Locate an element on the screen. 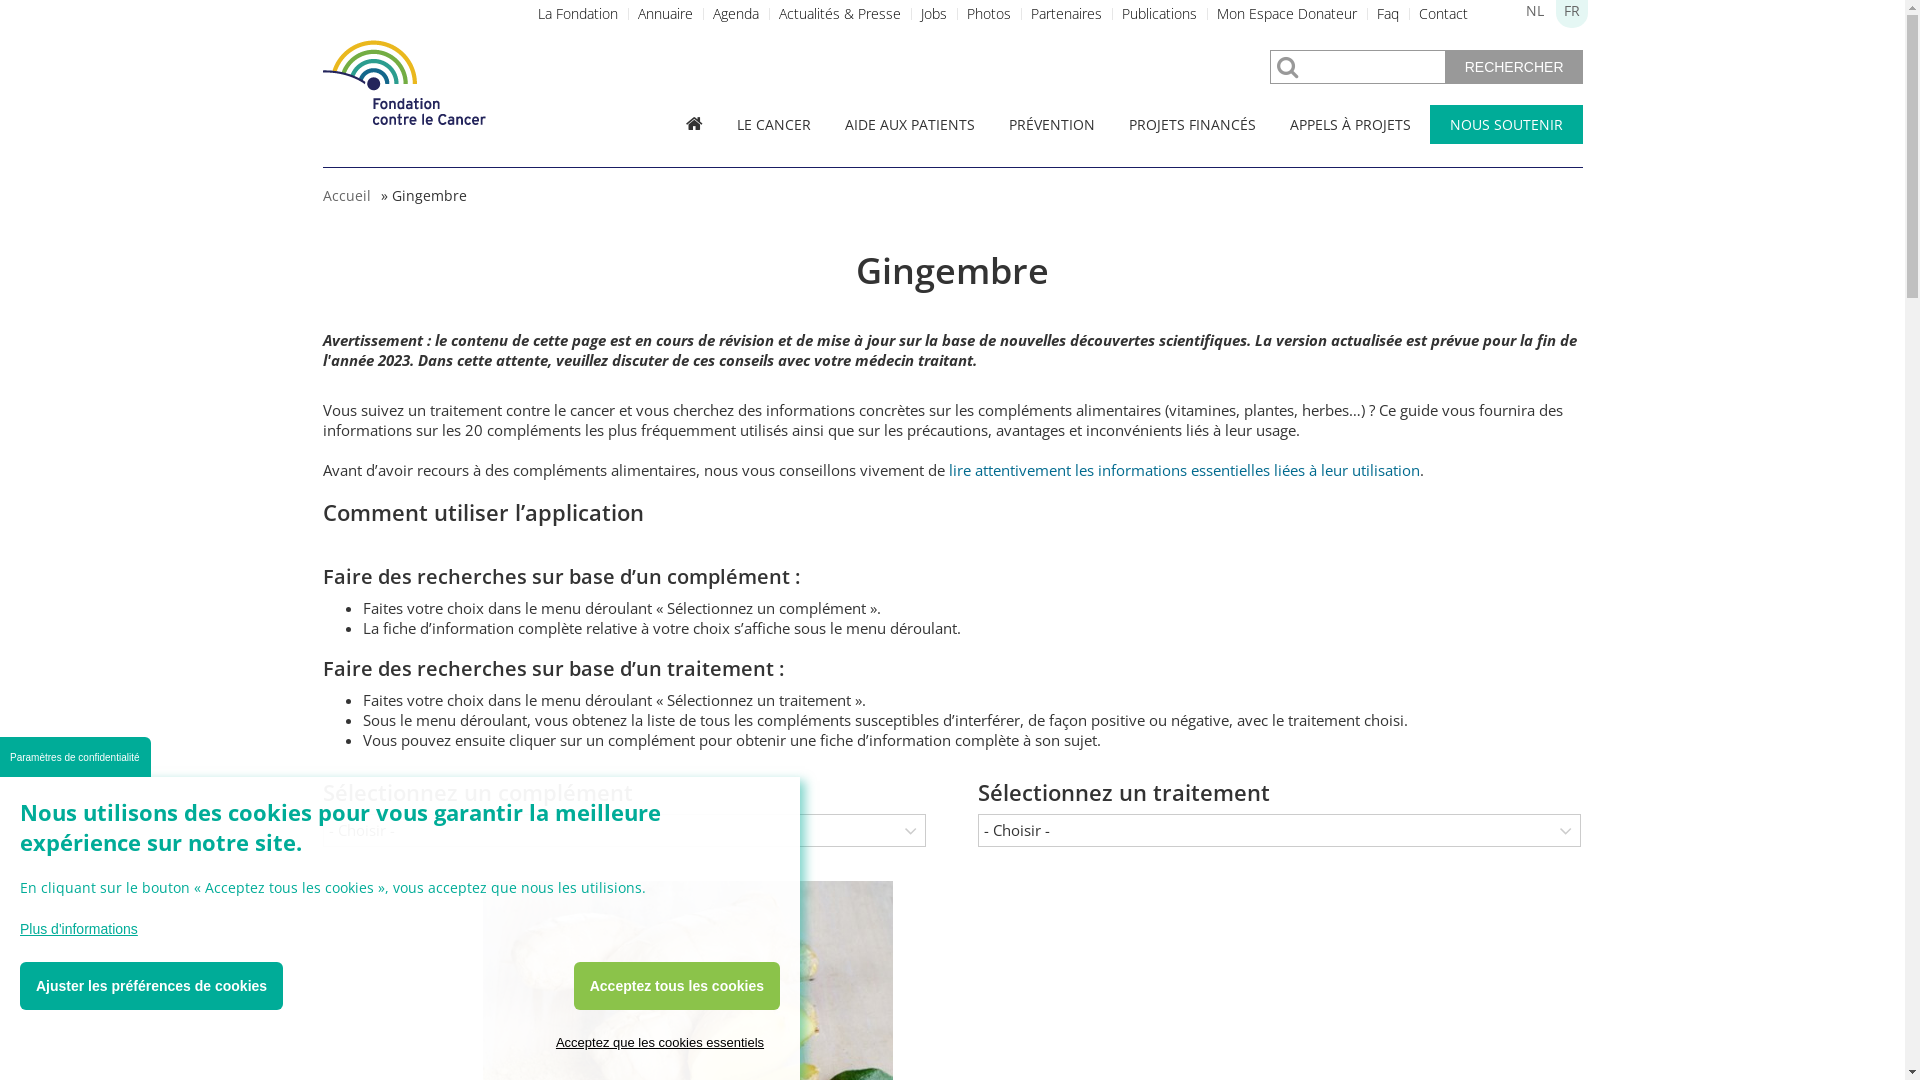 The width and height of the screenshot is (1920, 1080). 'Allez' is located at coordinates (40, 18).